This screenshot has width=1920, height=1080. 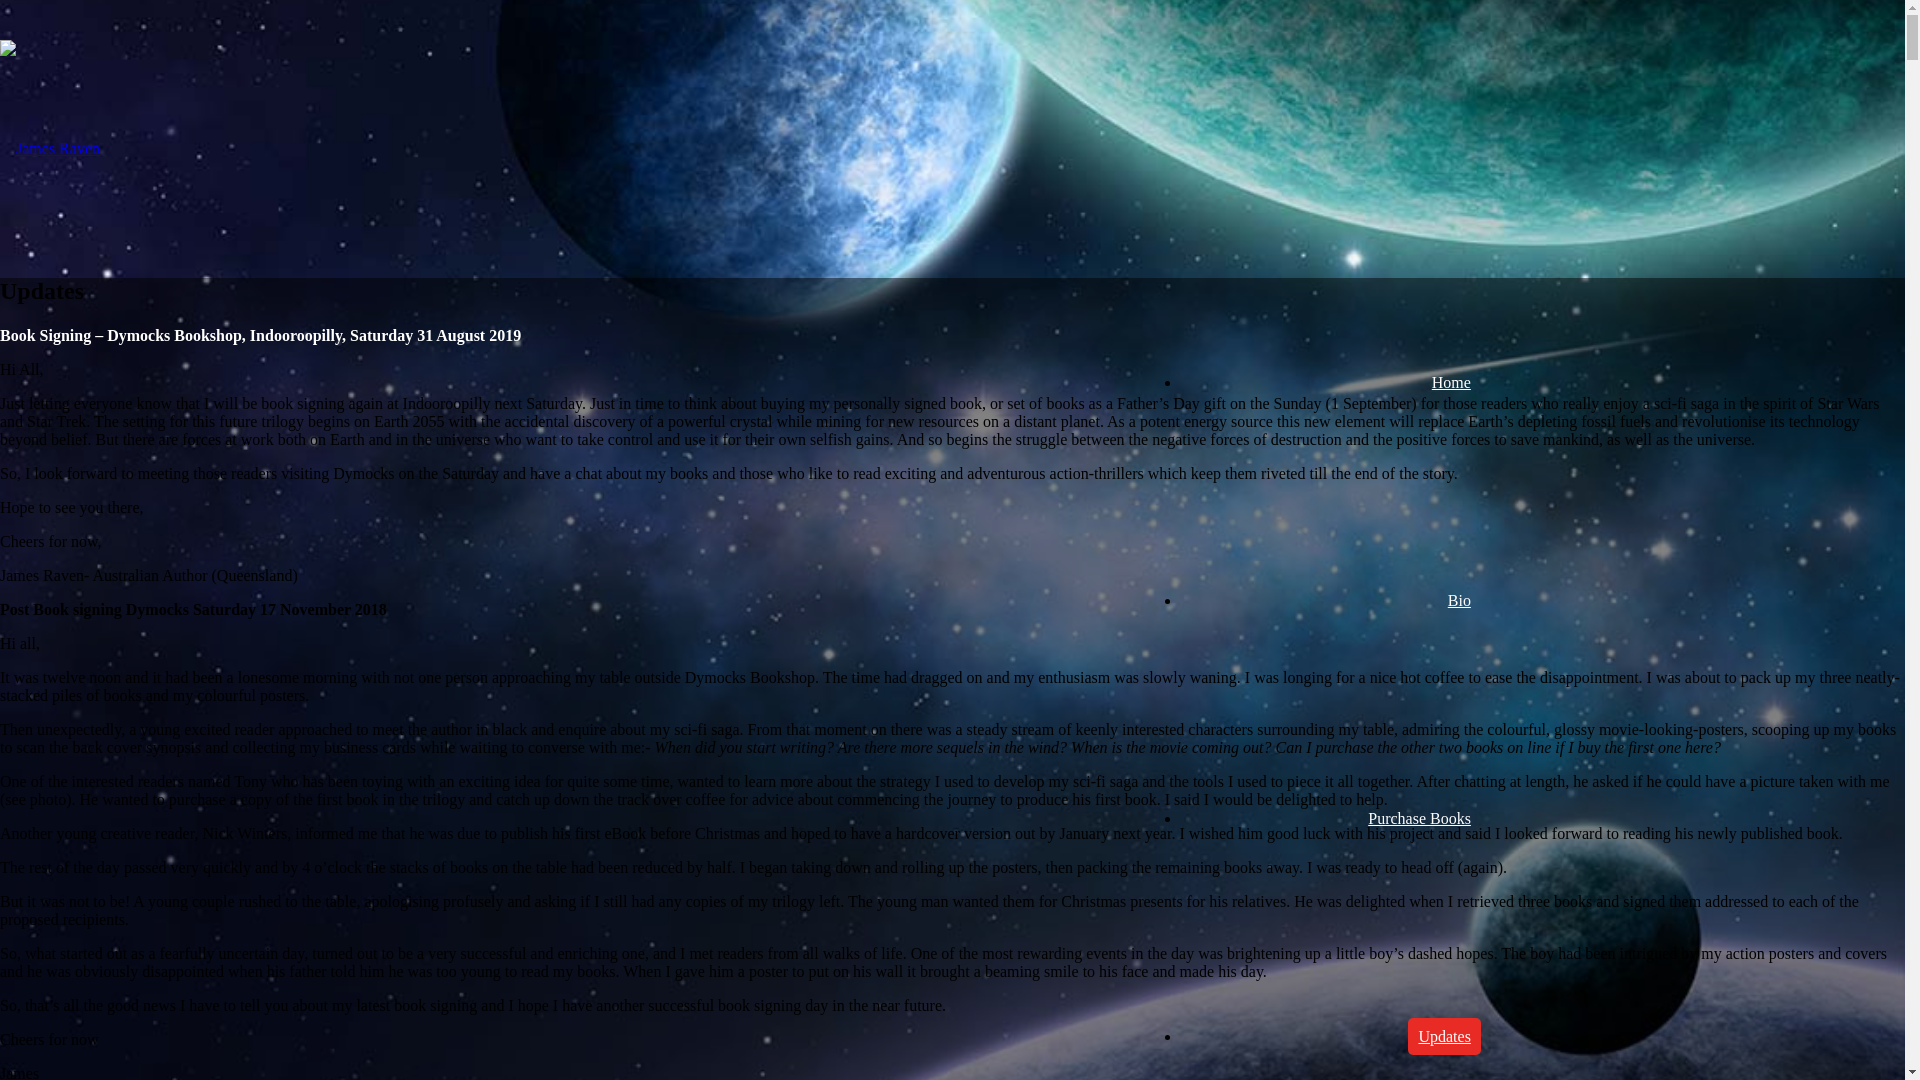 I want to click on 'Purchase Books', so click(x=1358, y=818).